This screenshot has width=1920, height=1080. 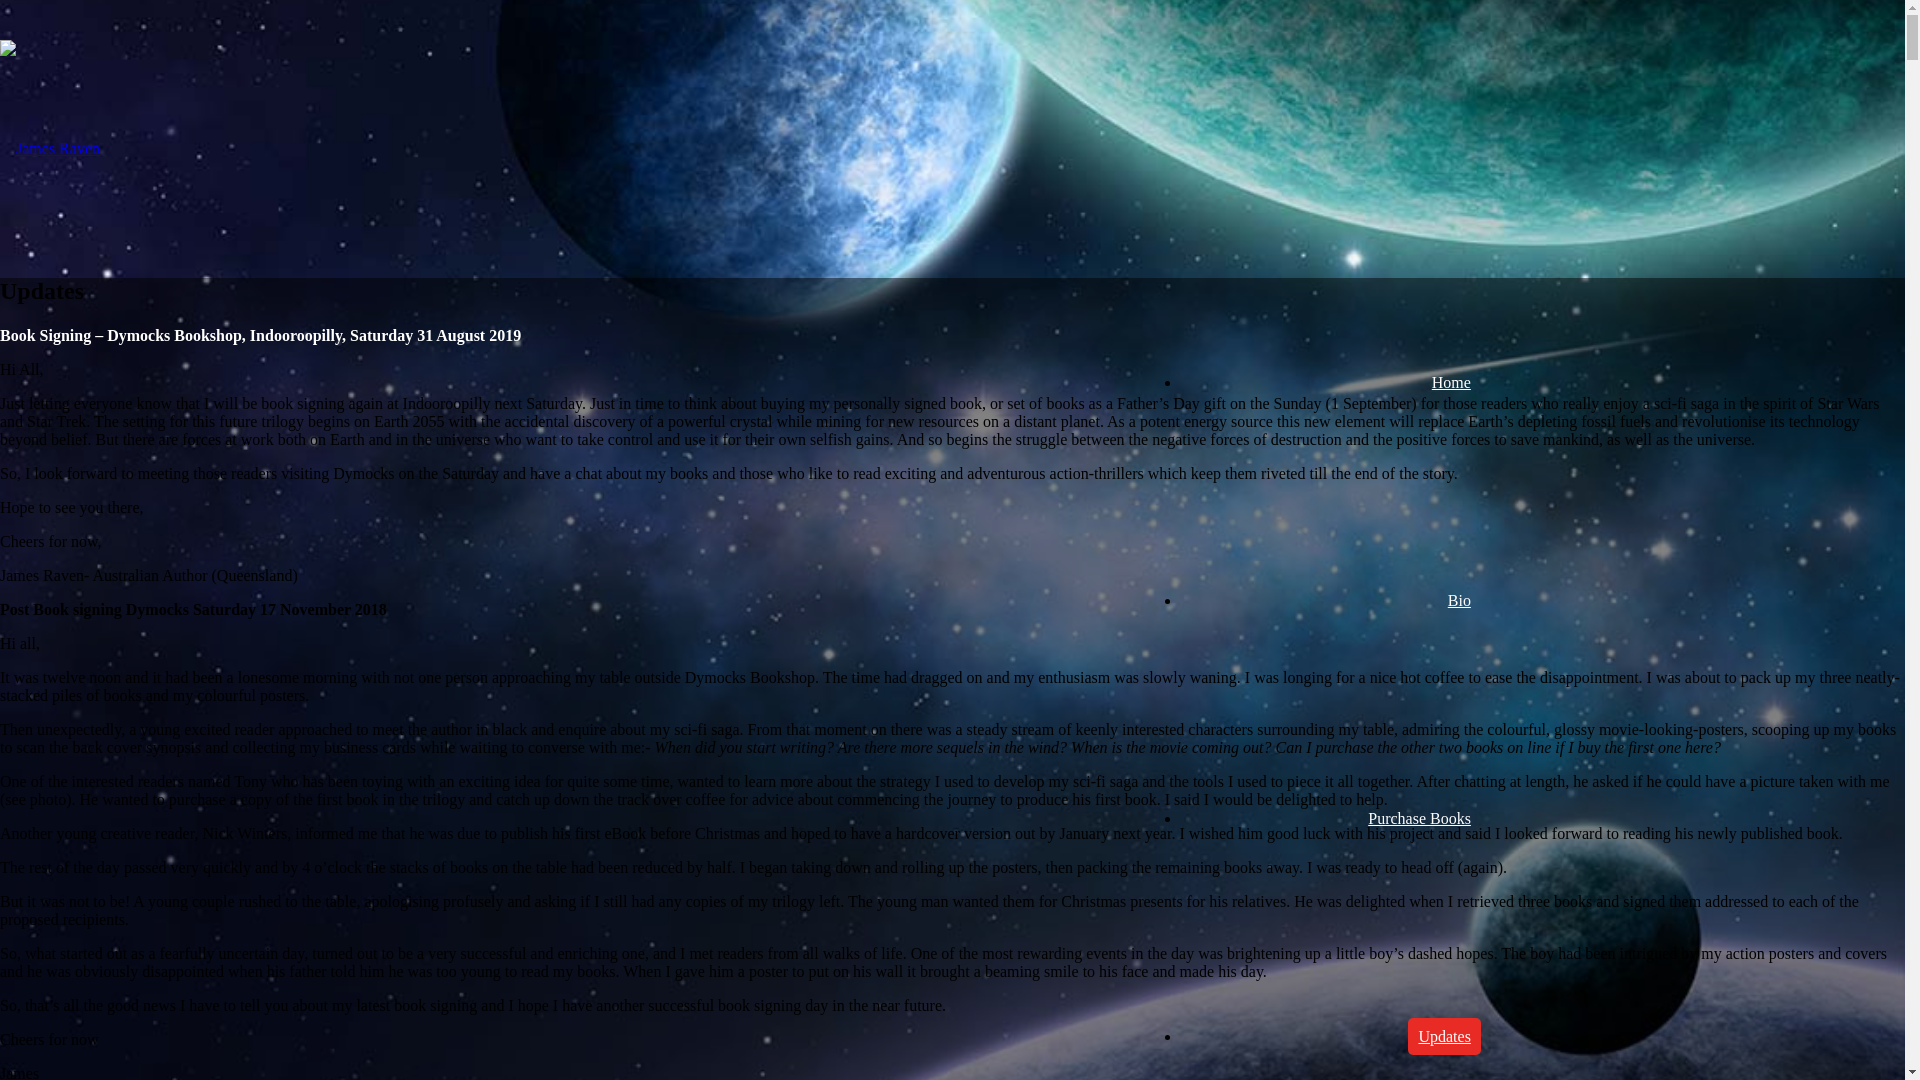 I want to click on 'Purchase Books', so click(x=1358, y=818).